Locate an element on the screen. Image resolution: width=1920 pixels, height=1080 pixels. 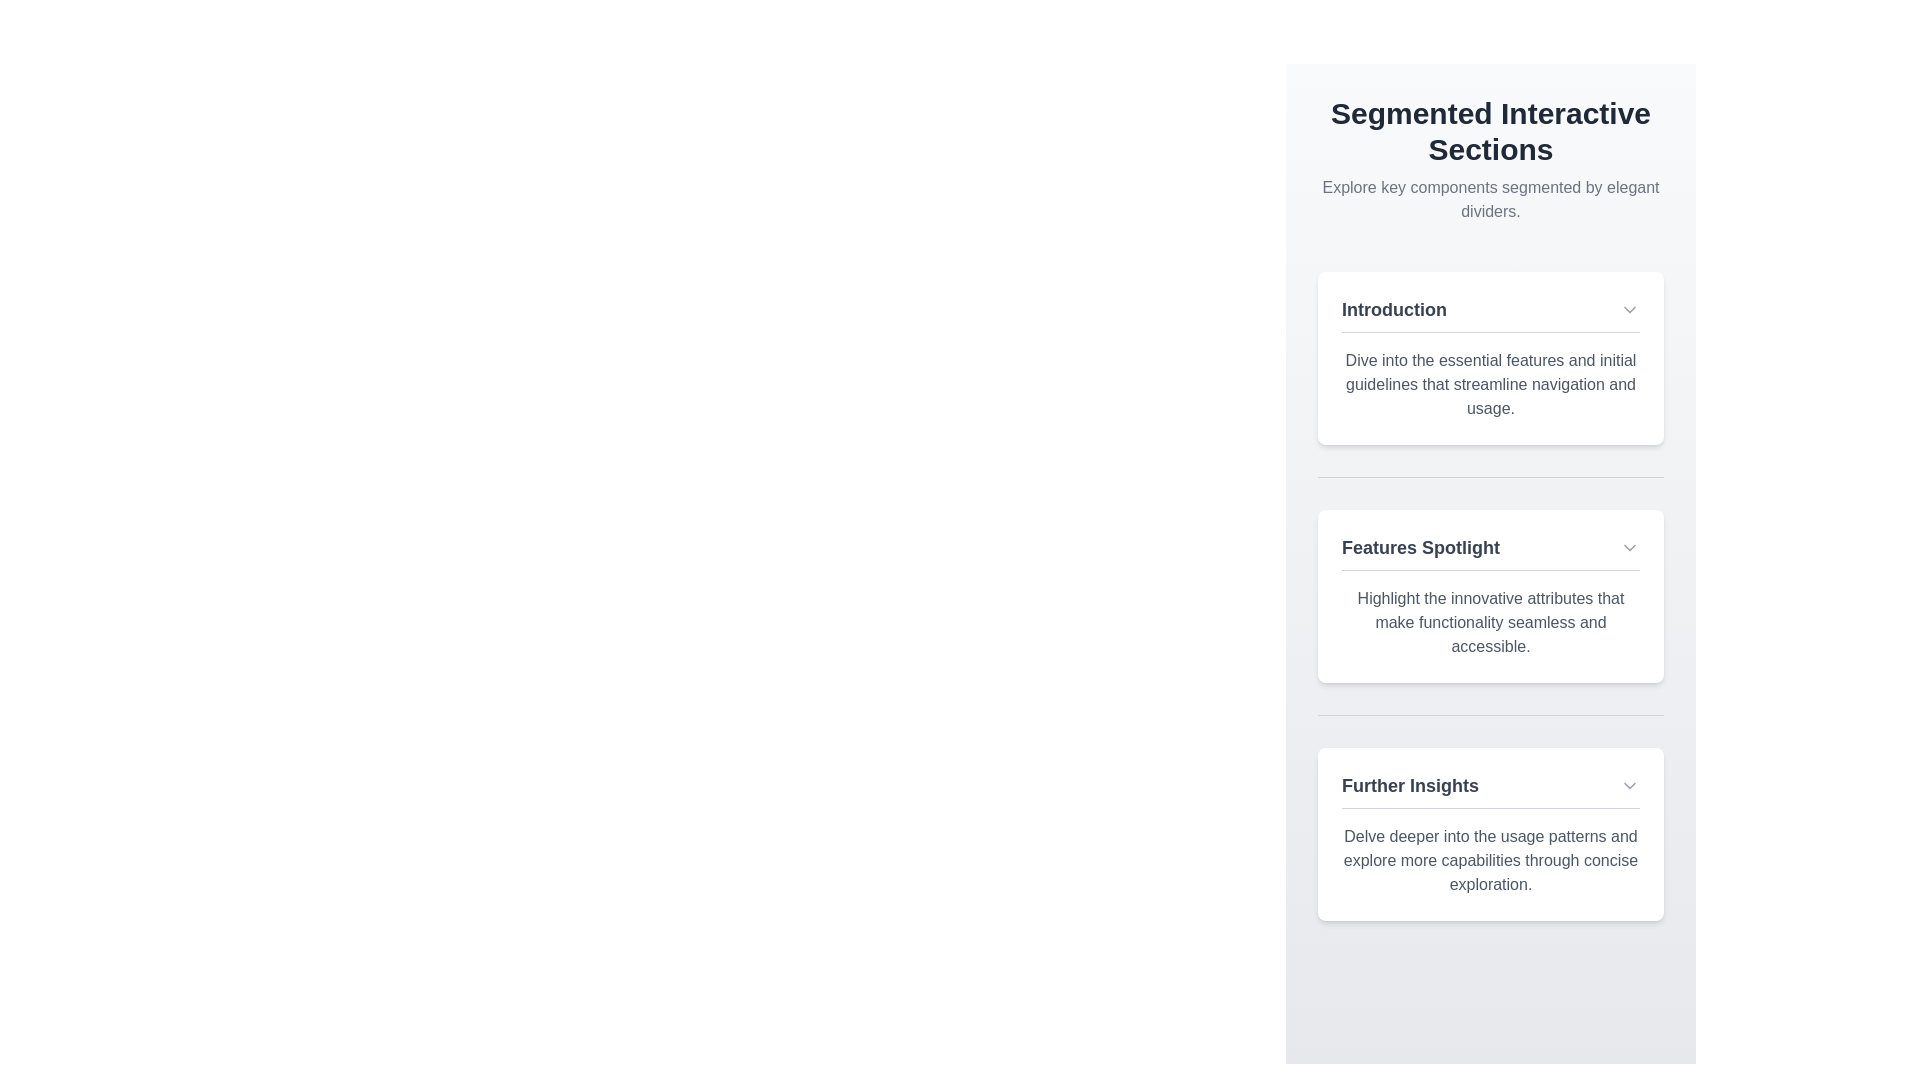
the small downward-facing chevron icon styled with a gray color tone in the top-right corner of the 'Features Spotlight' card is located at coordinates (1630, 547).